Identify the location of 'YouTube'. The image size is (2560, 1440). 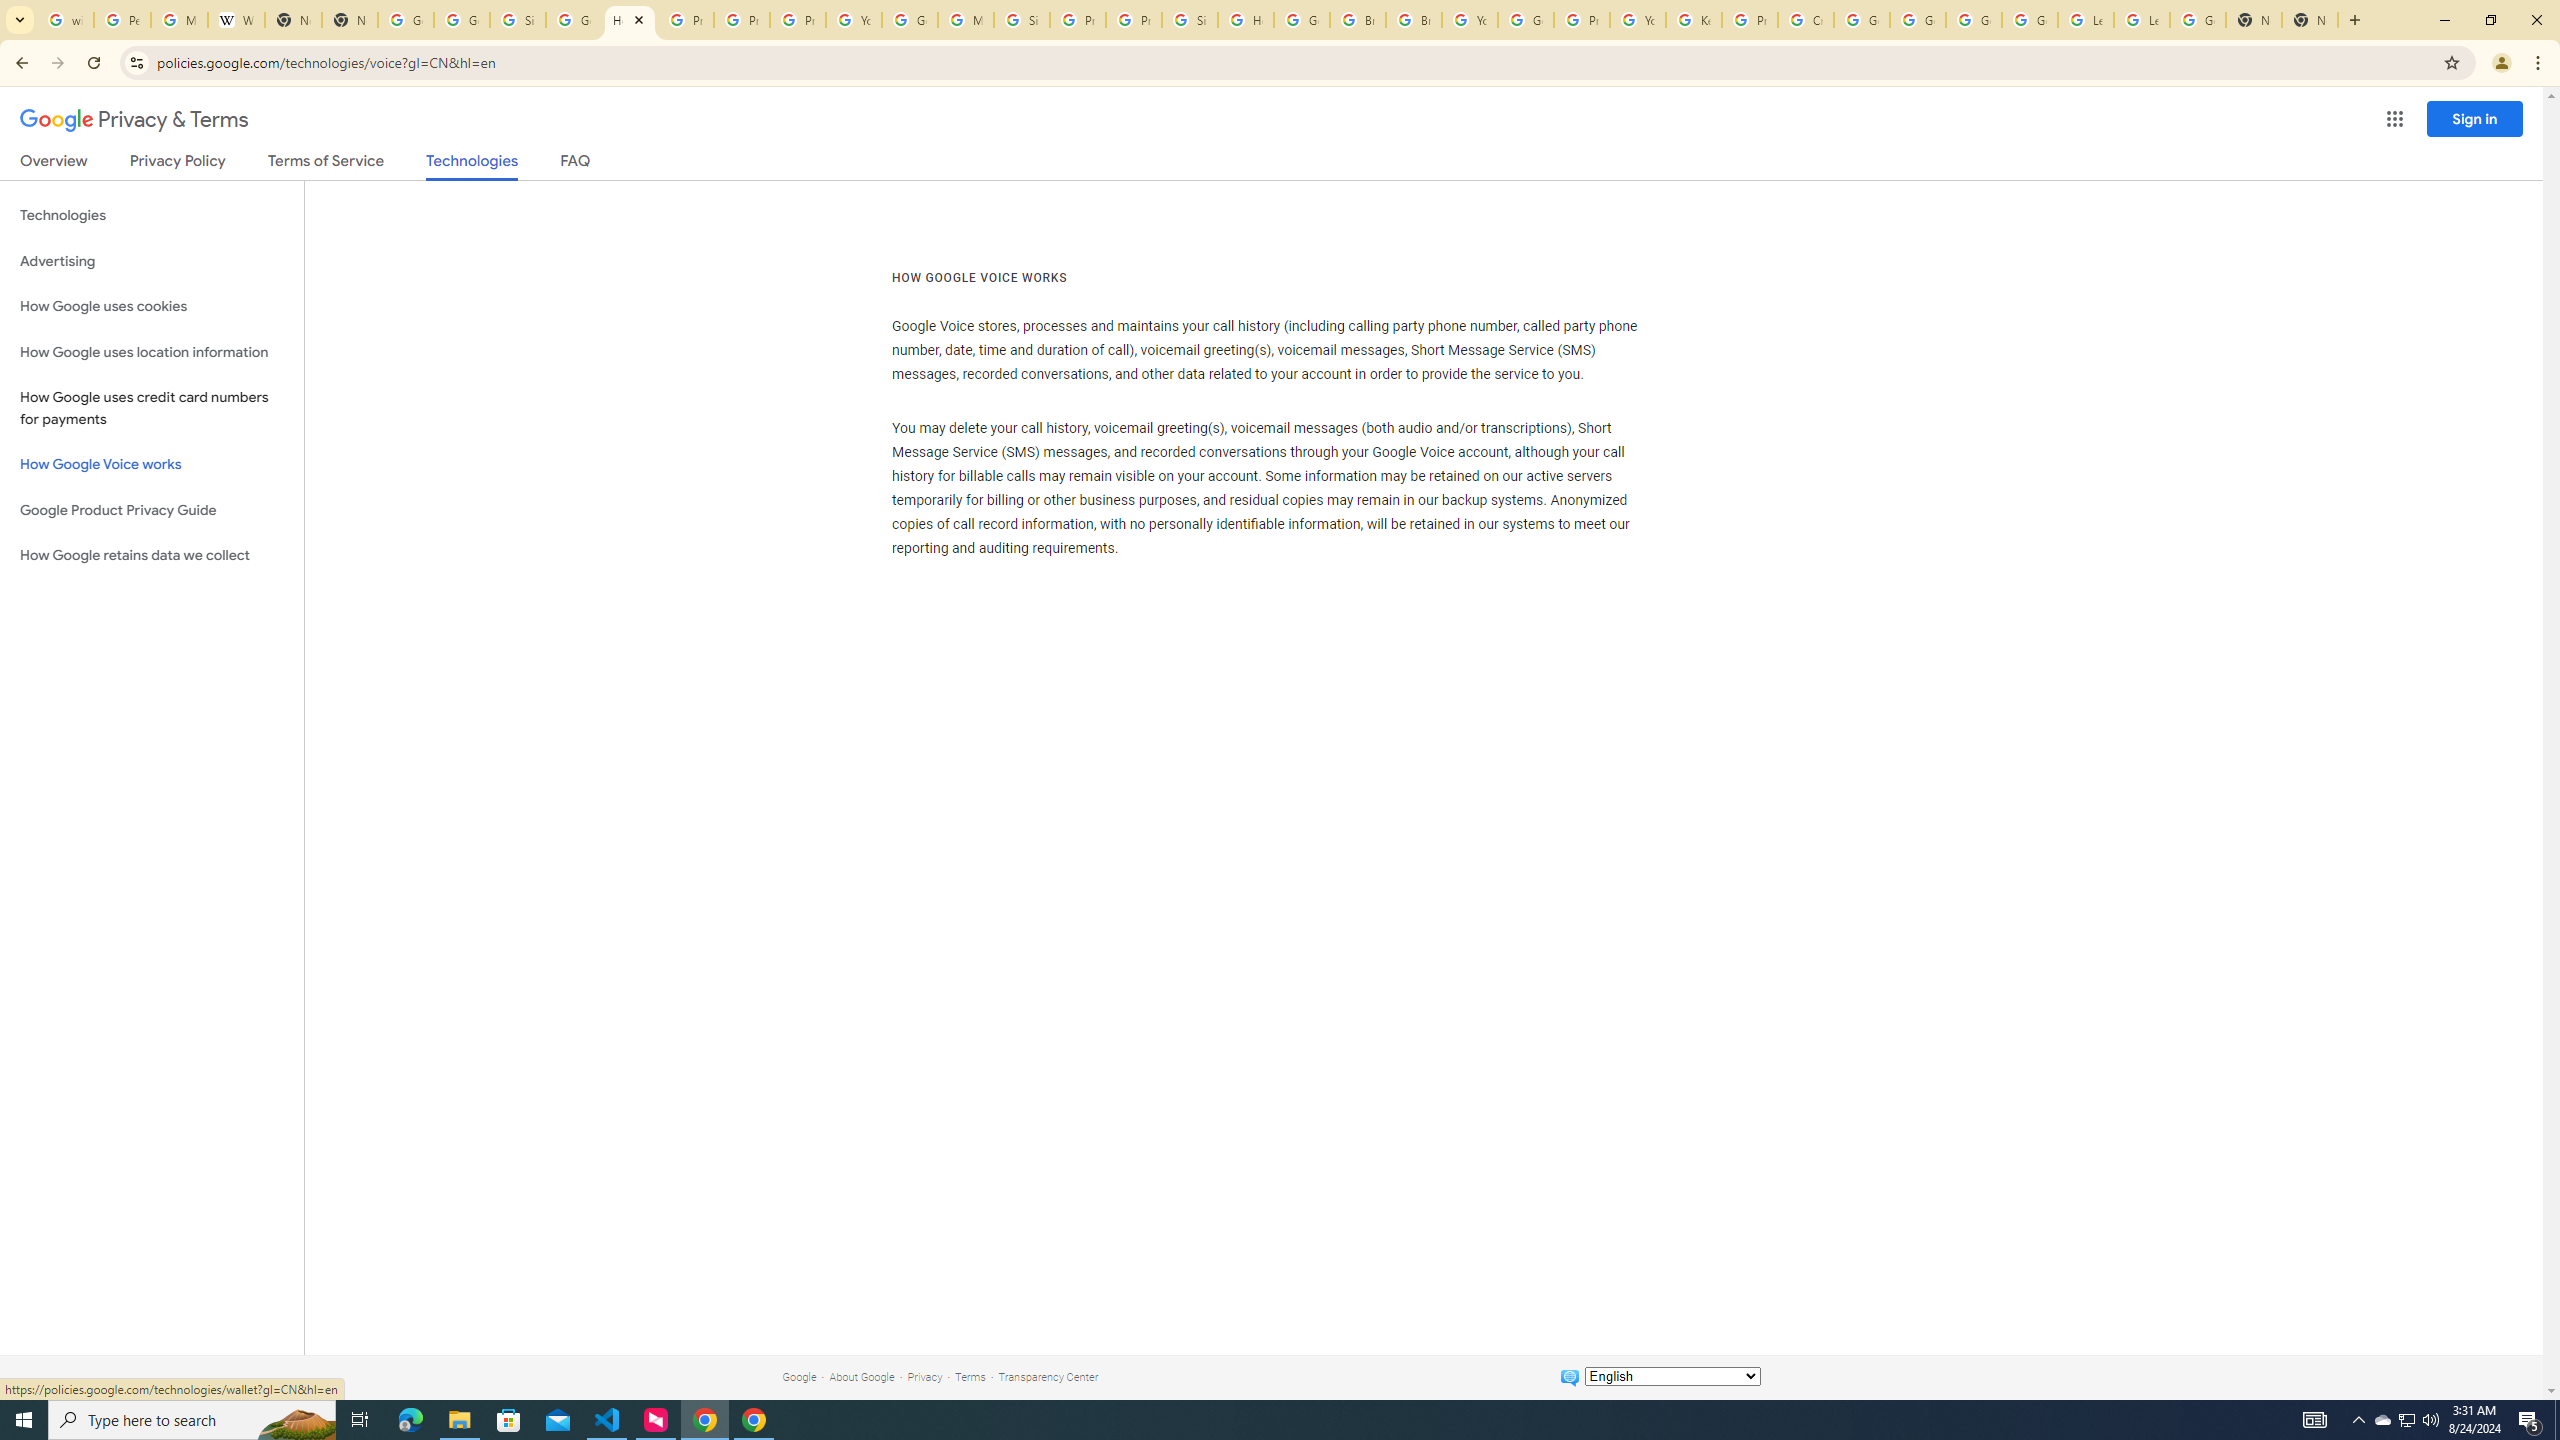
(852, 19).